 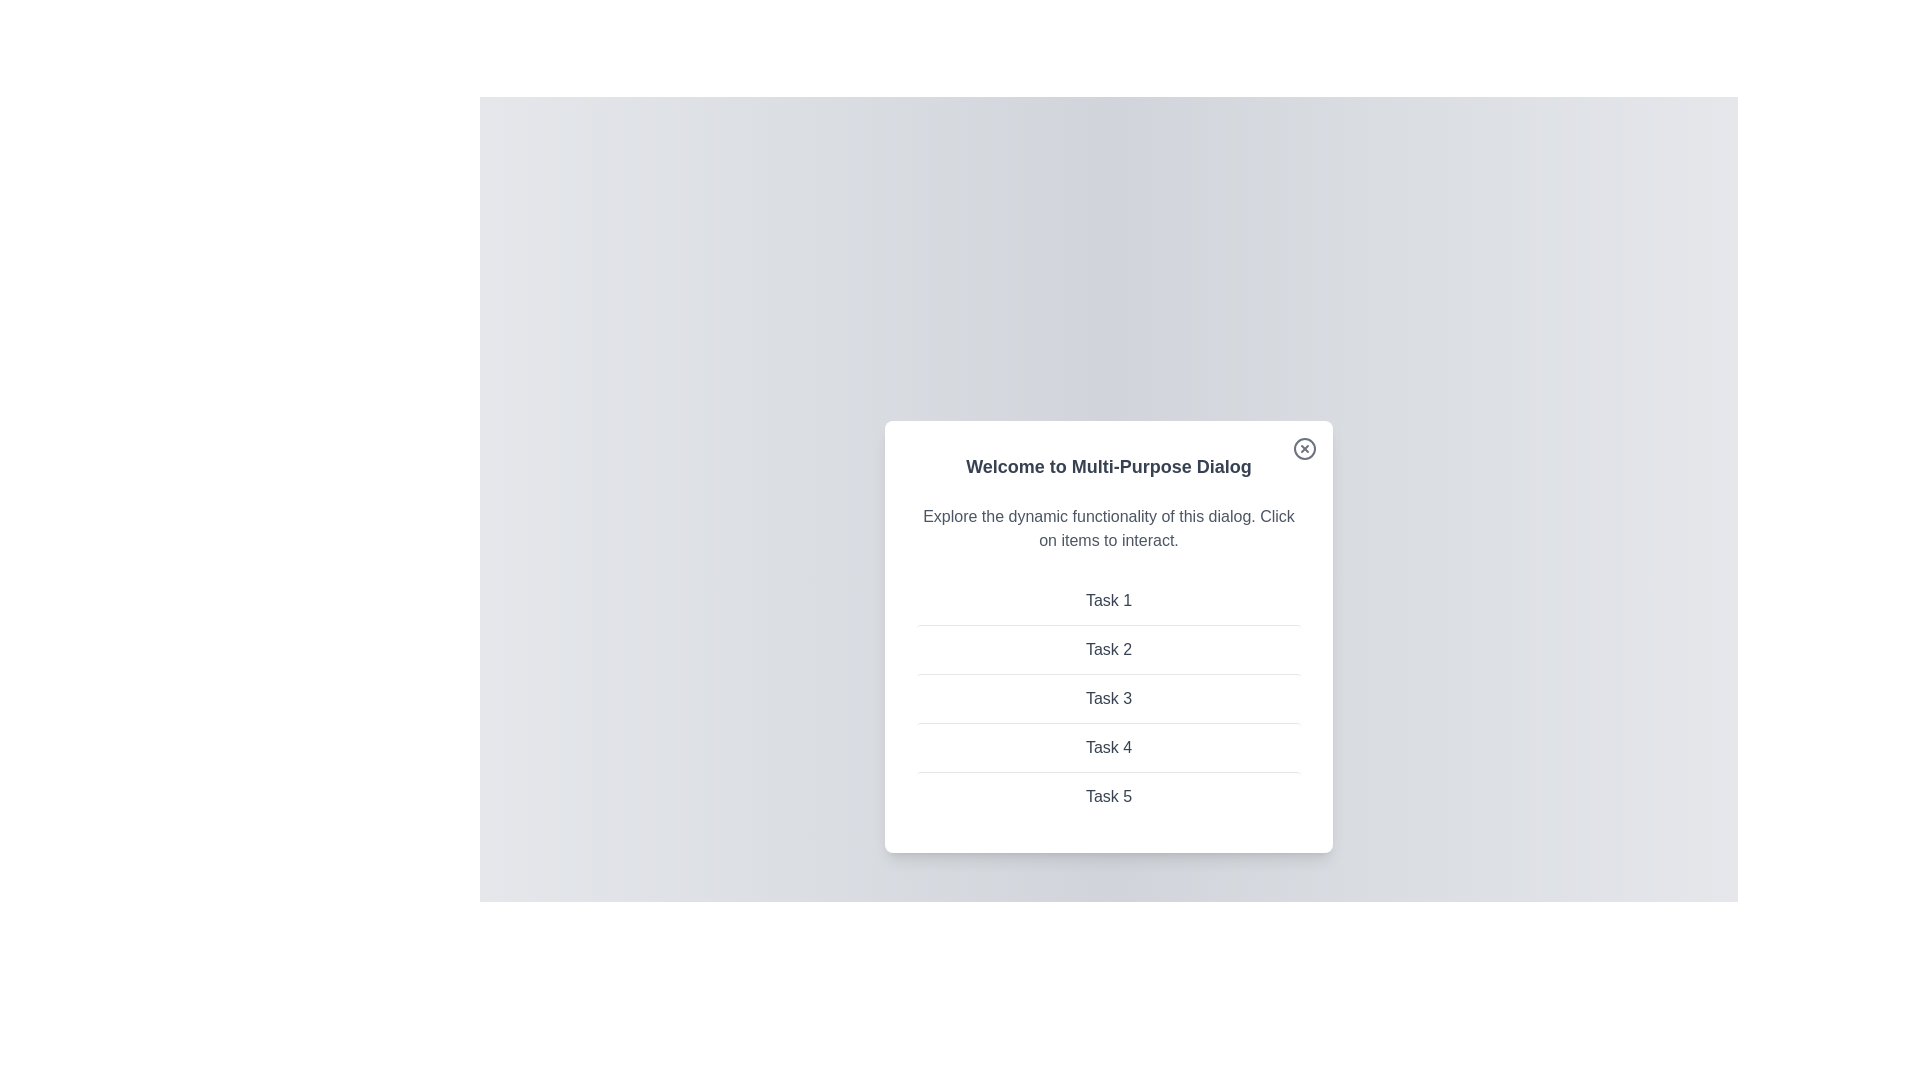 I want to click on the item Task 5 from the list, so click(x=1107, y=795).